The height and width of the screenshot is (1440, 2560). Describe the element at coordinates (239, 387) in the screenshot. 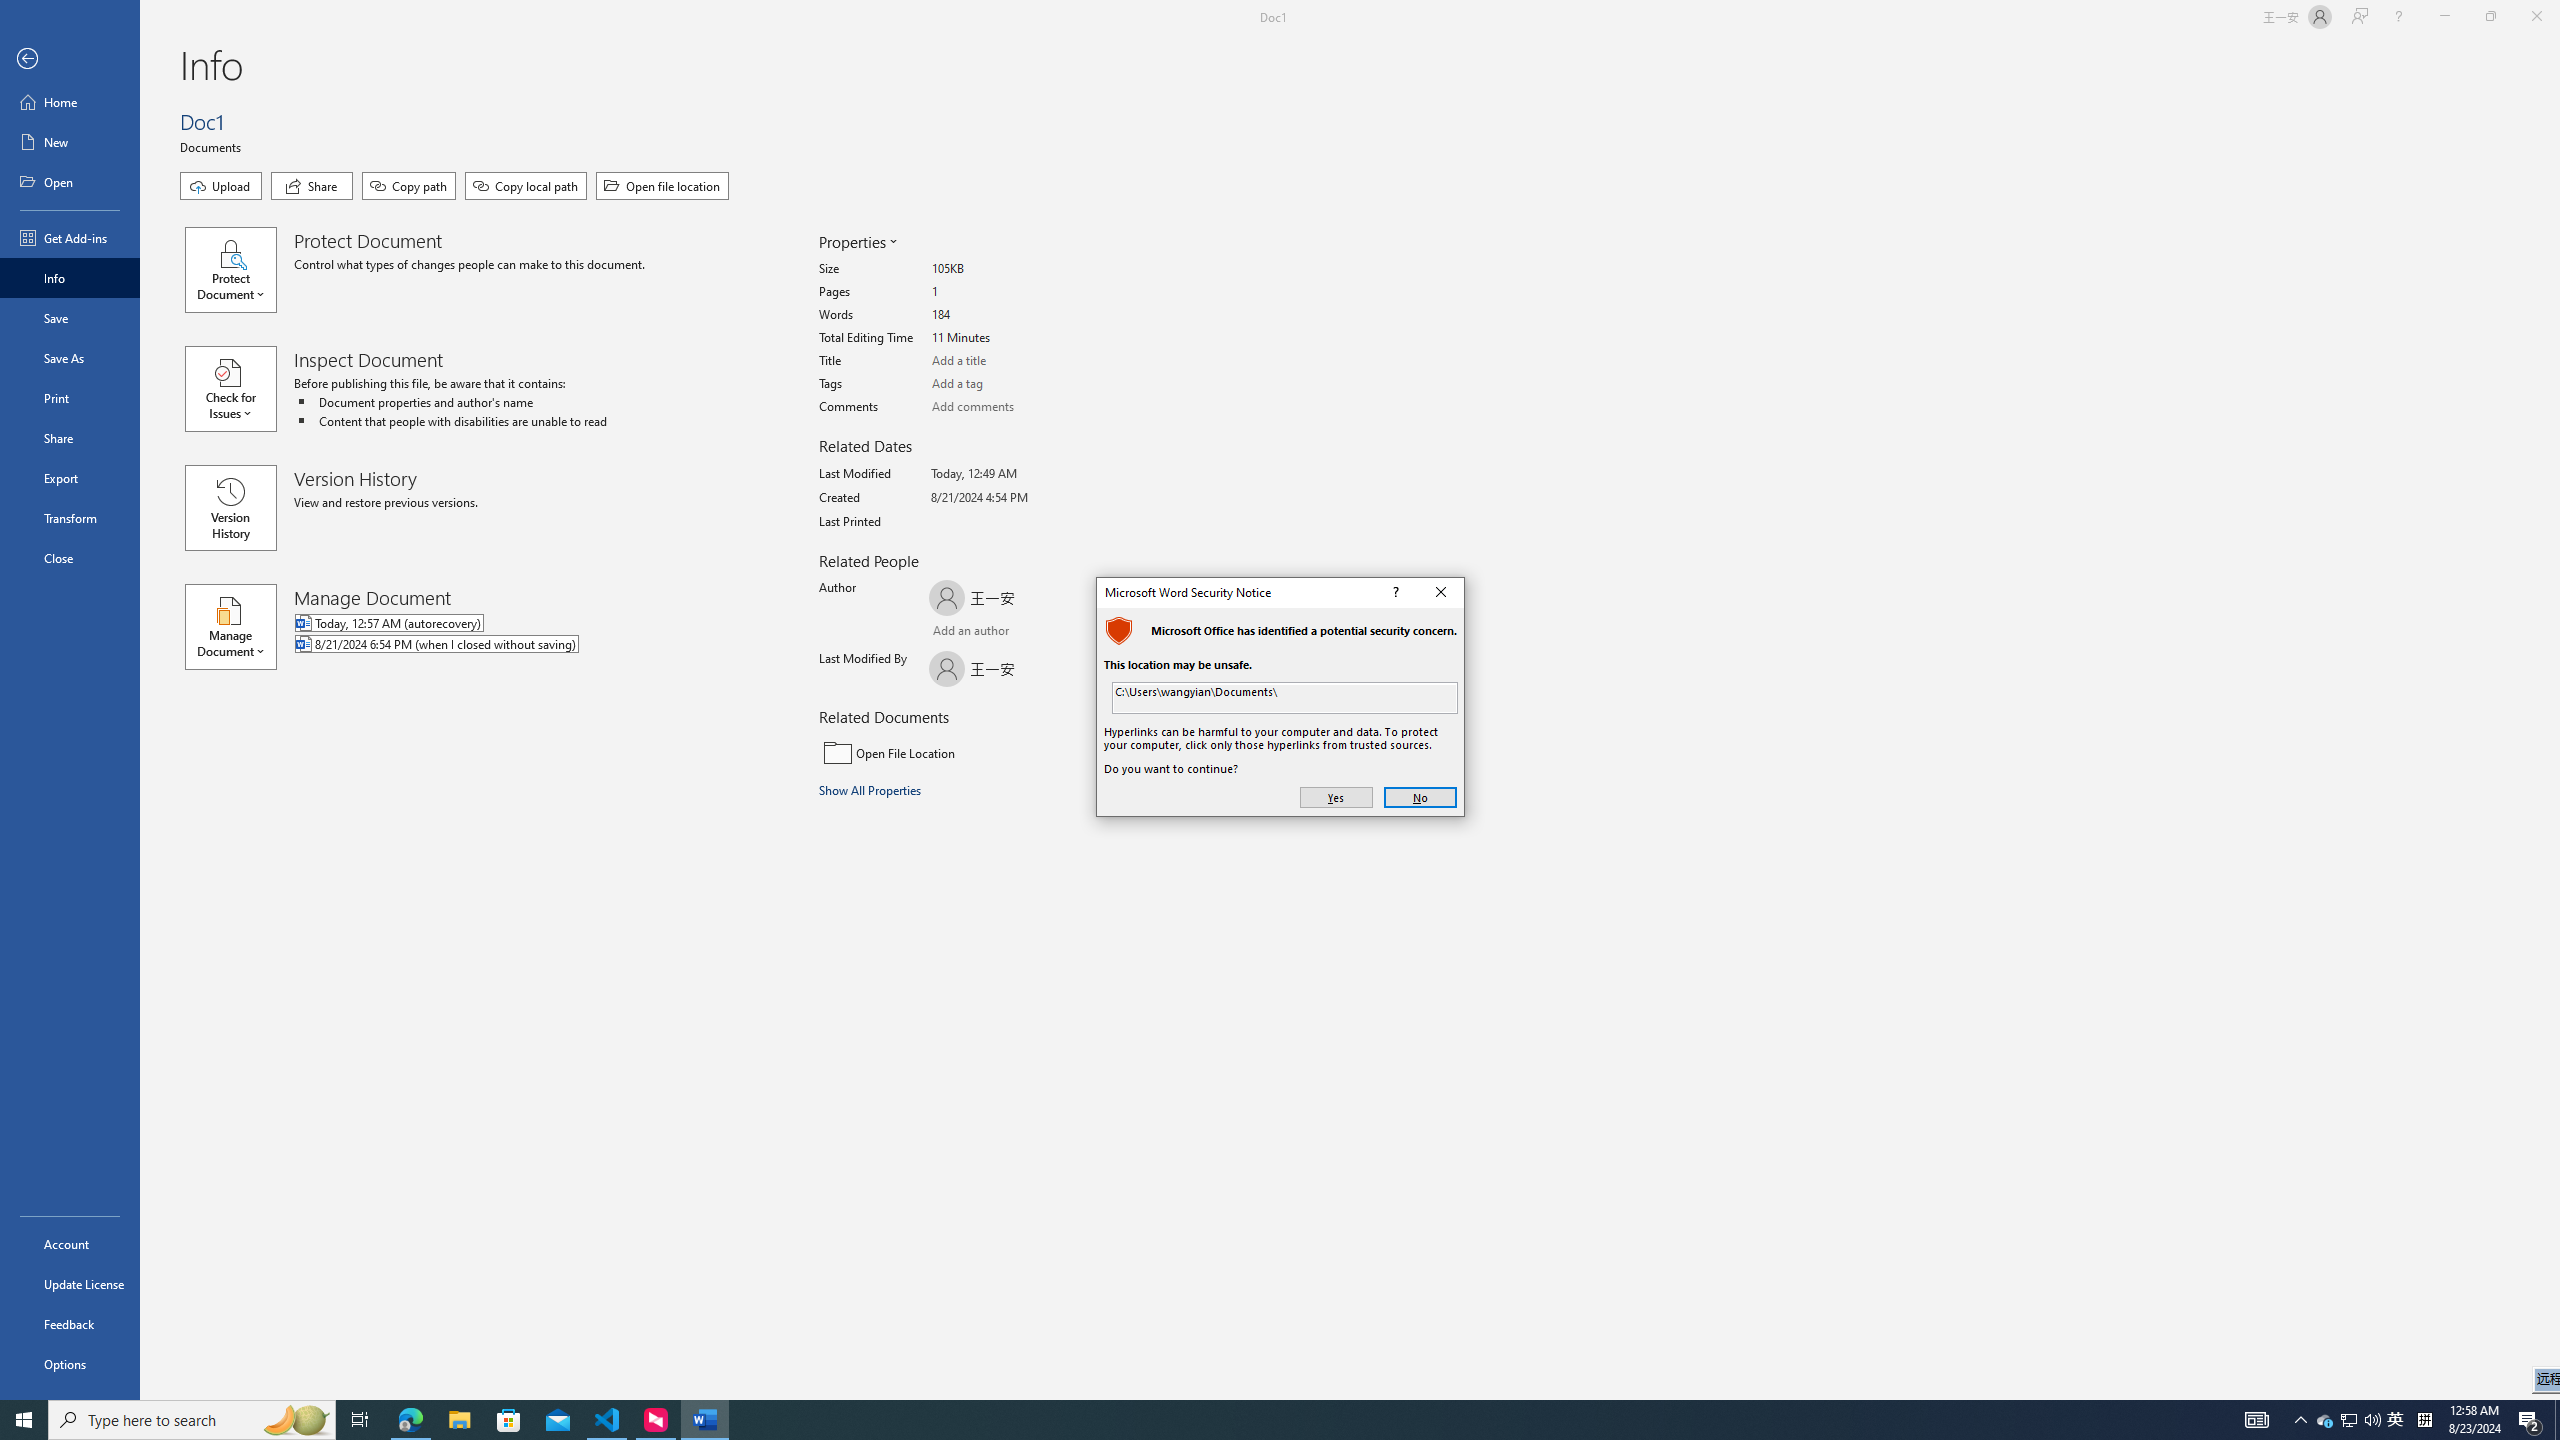

I see `'Check for Issues'` at that location.